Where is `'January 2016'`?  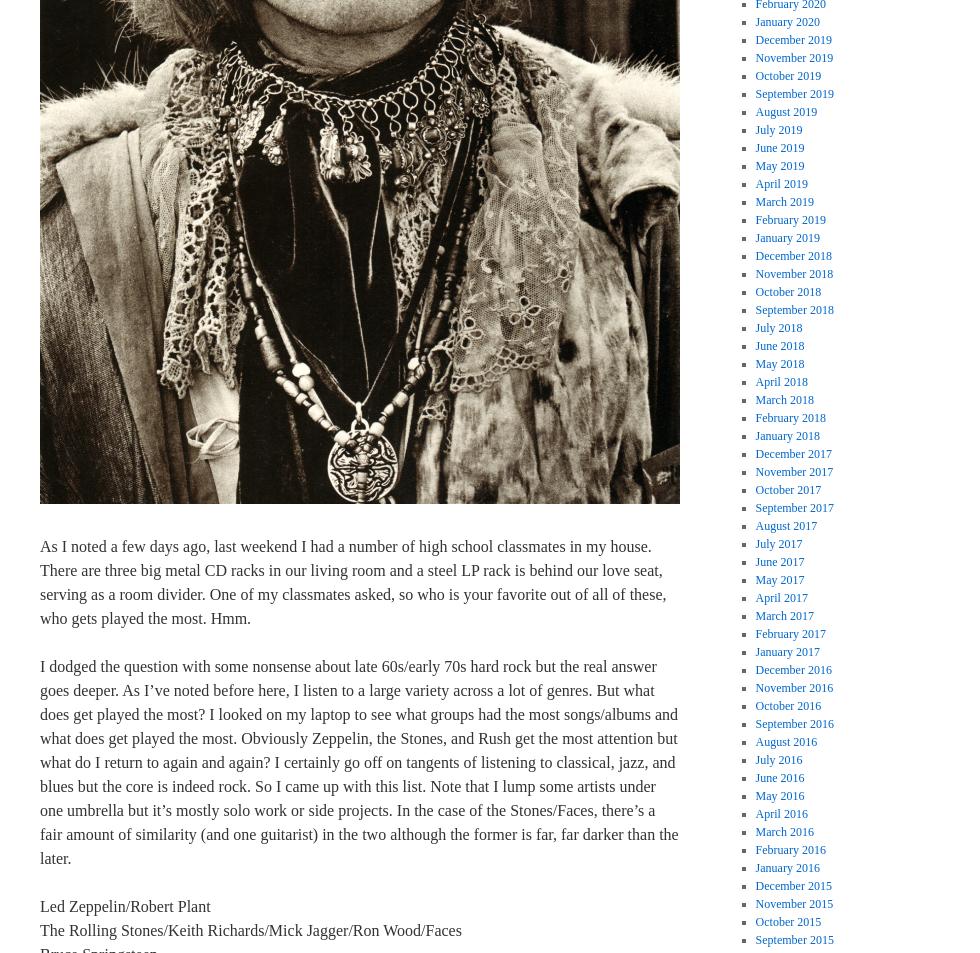
'January 2016' is located at coordinates (787, 867).